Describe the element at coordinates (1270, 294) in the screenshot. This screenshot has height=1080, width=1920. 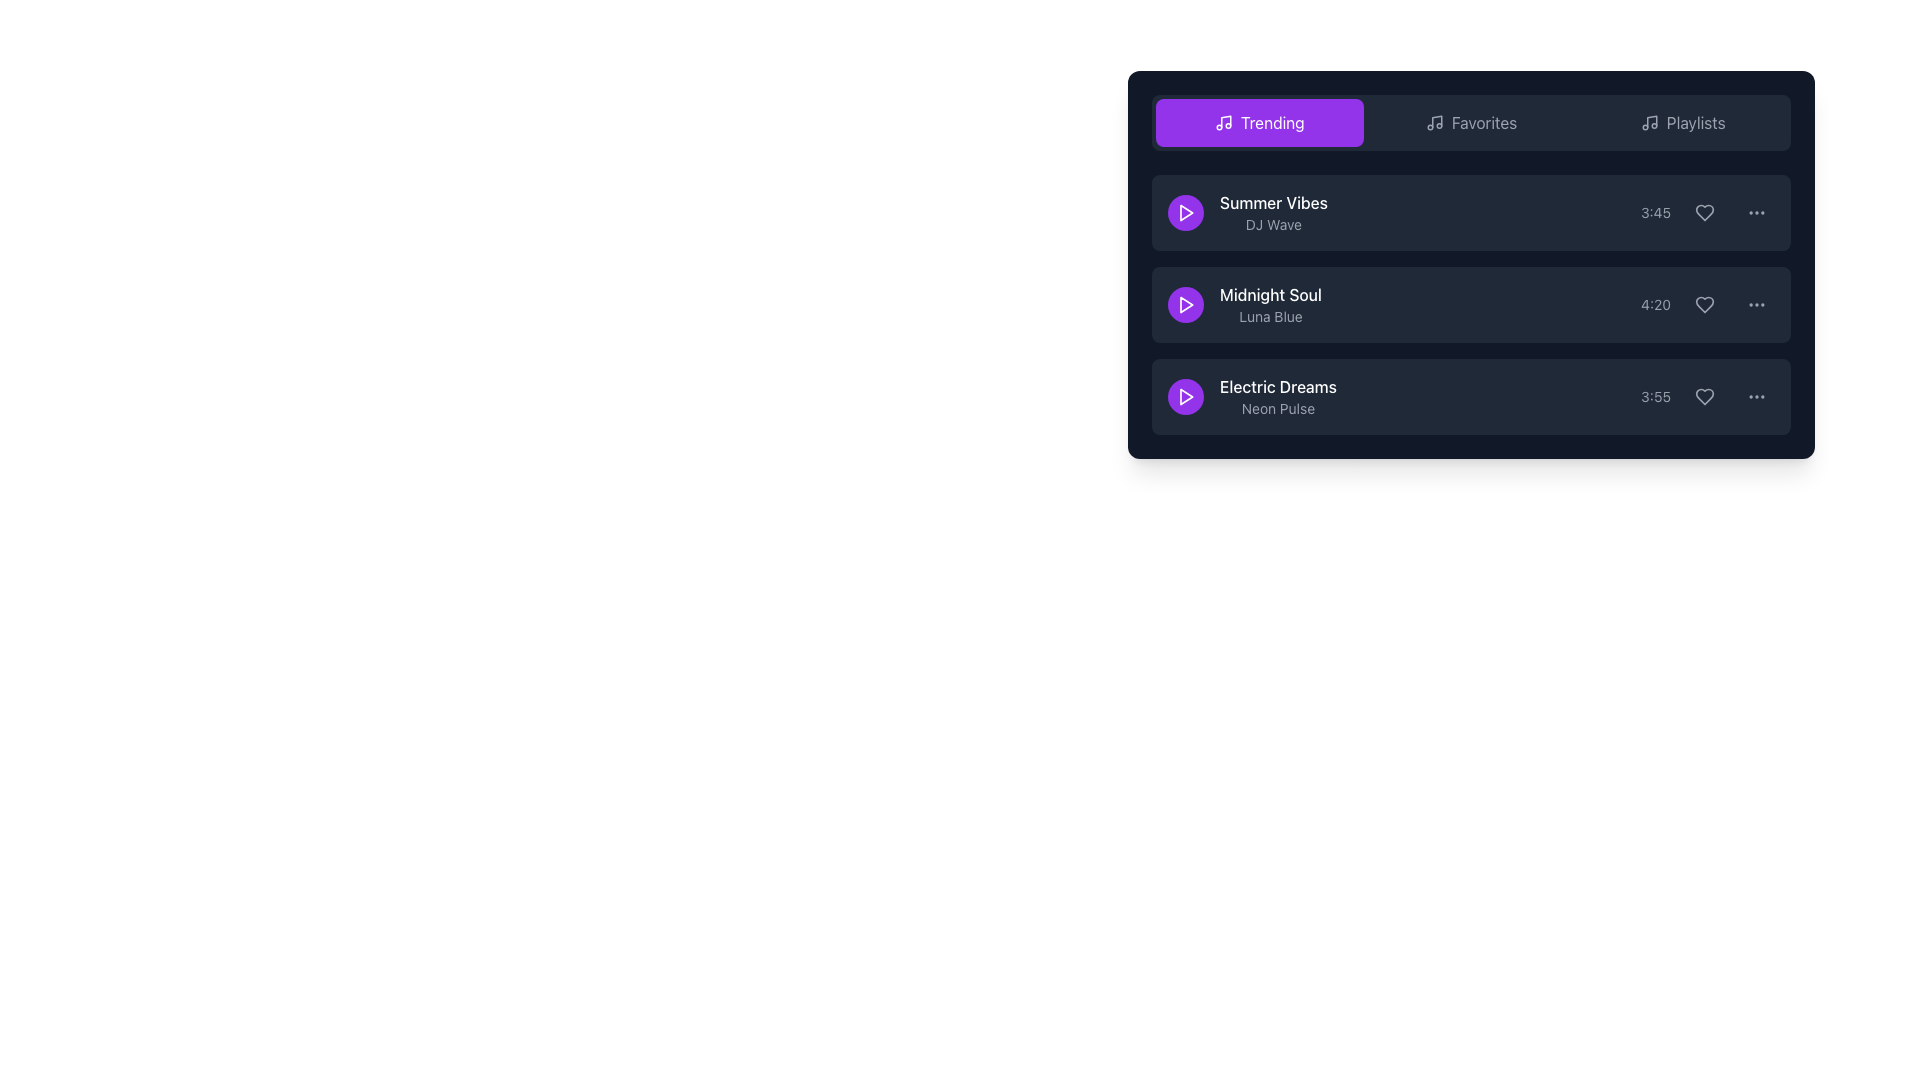
I see `the Text Label displaying 'Midnight Soul', which is located in a playlist-like interface next to other text elements and above 'Luna Blue'` at that location.